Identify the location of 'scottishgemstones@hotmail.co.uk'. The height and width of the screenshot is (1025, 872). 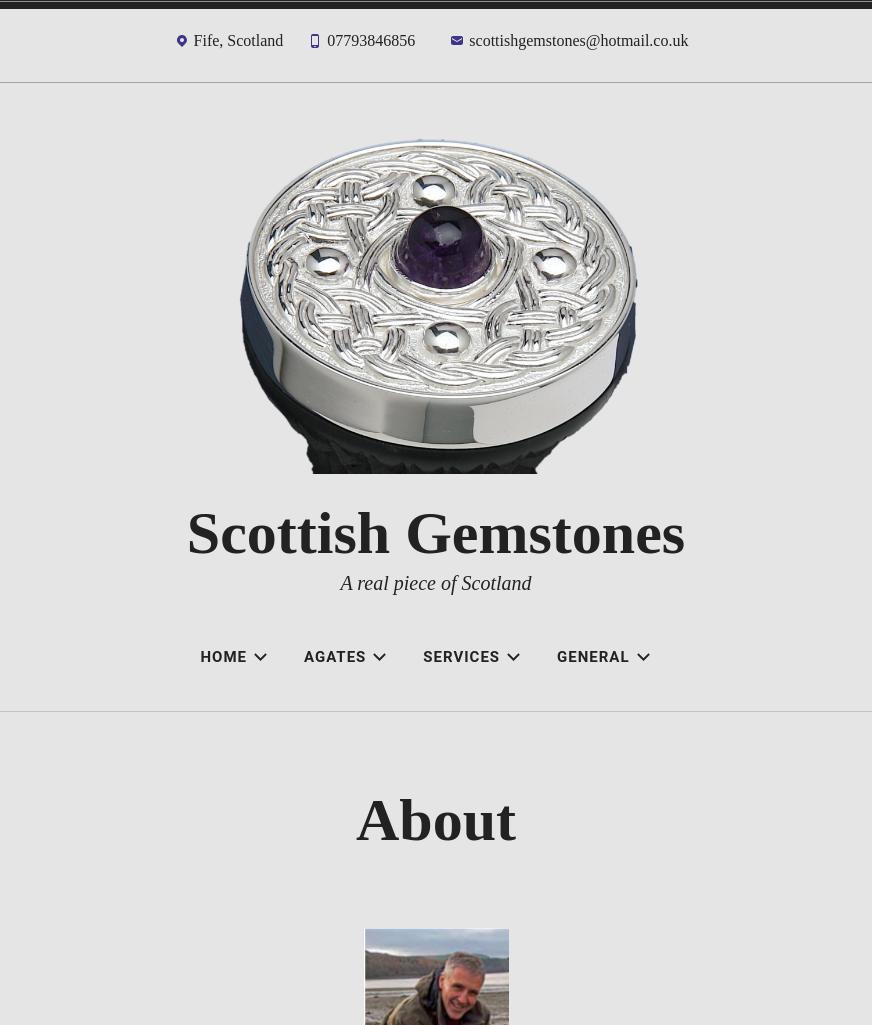
(578, 40).